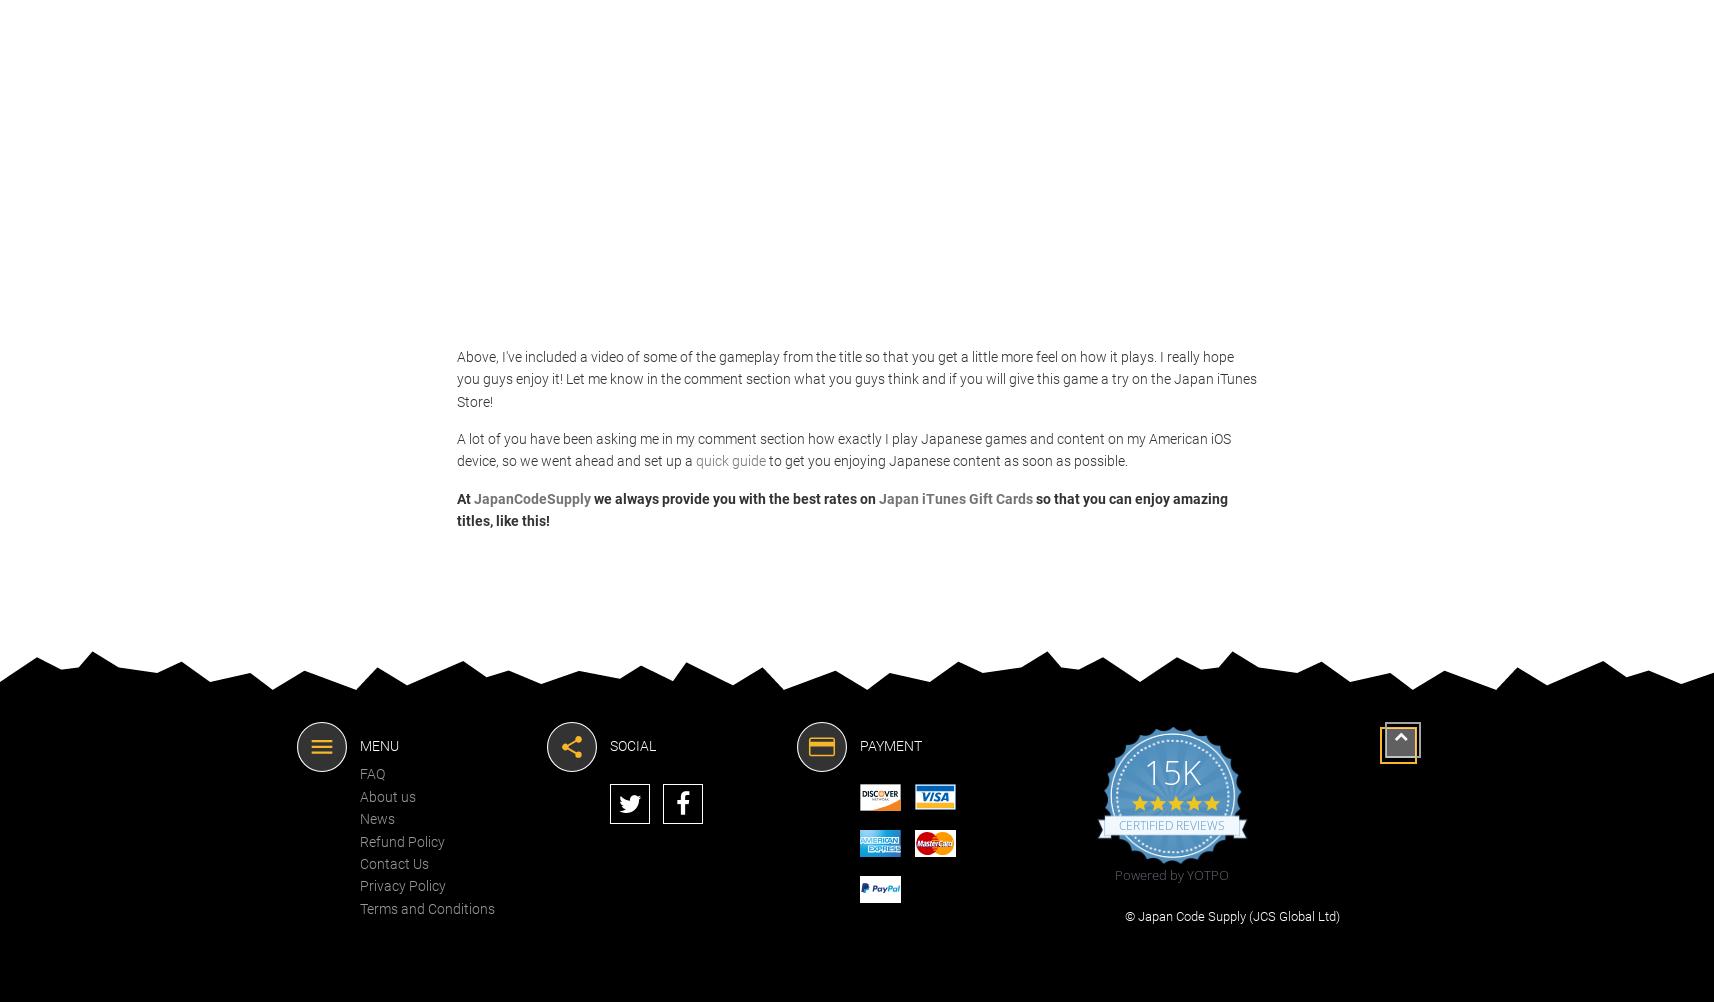 This screenshot has height=1002, width=1714. Describe the element at coordinates (729, 460) in the screenshot. I see `'quick guide'` at that location.